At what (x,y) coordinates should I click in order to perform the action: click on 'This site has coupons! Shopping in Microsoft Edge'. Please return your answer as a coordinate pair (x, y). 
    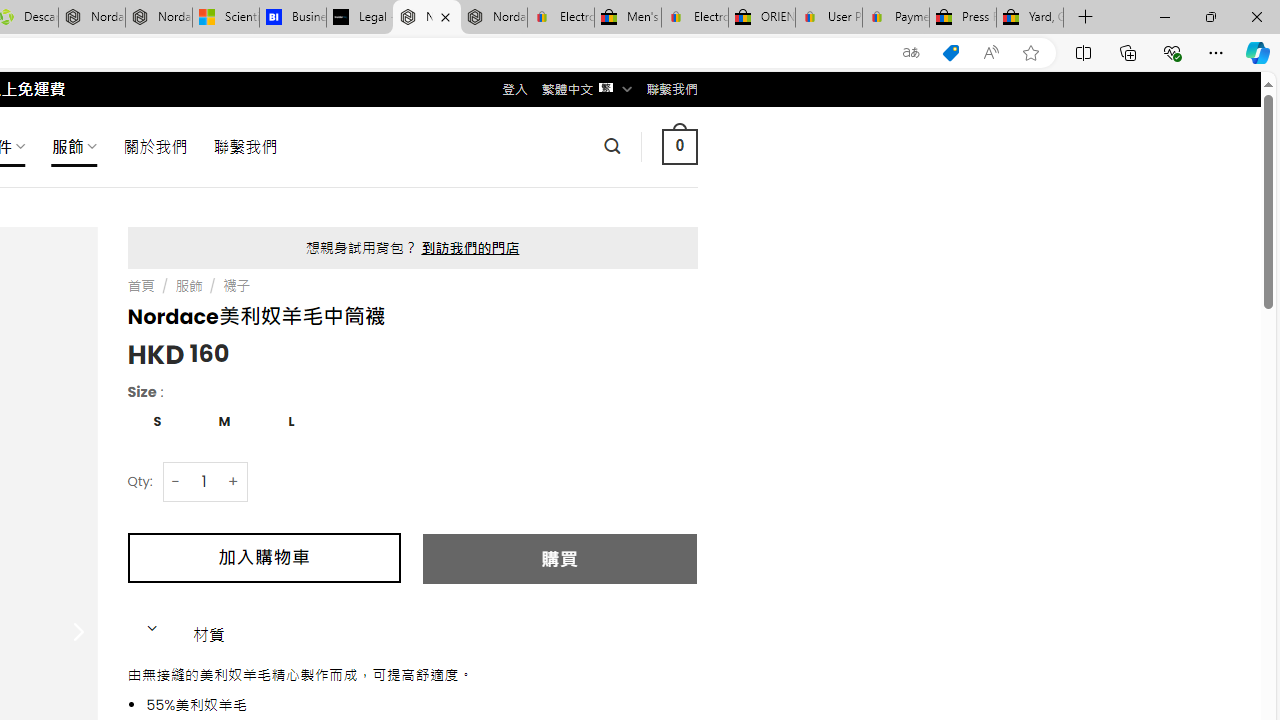
    Looking at the image, I should click on (950, 52).